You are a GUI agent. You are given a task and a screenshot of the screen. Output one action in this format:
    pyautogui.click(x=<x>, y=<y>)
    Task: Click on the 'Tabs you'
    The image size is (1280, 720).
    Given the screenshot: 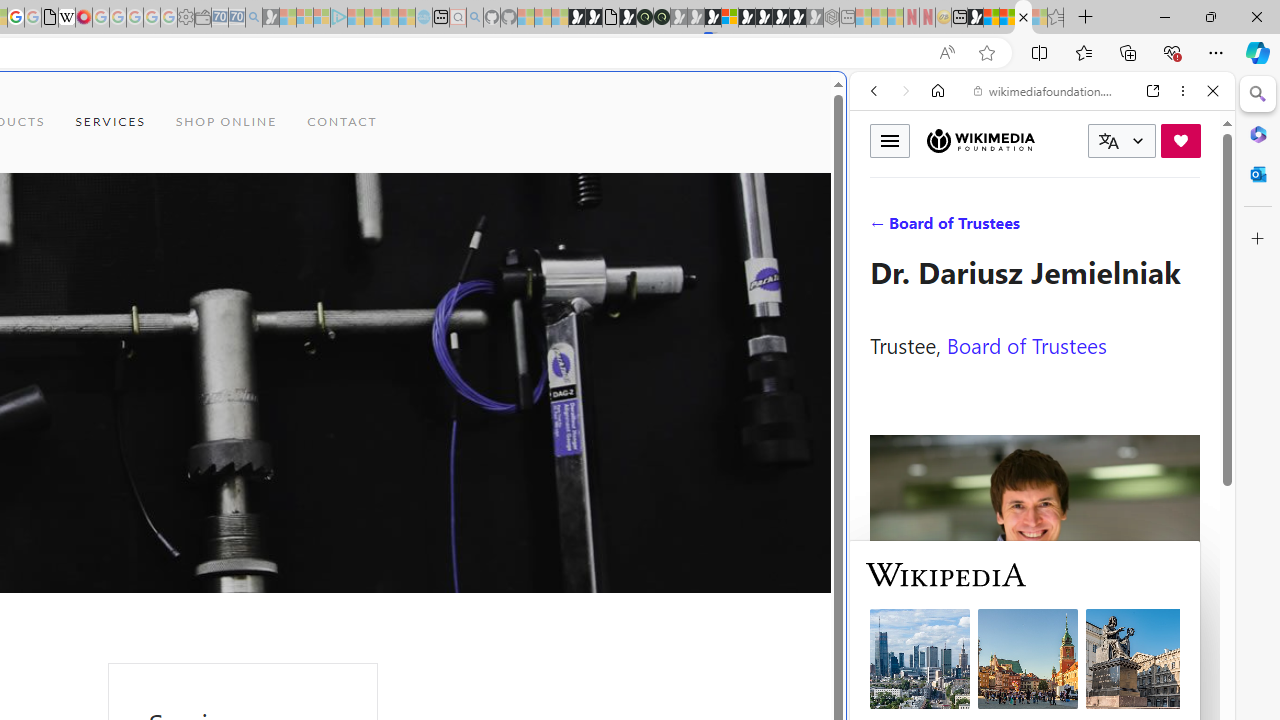 What is the action you would take?
    pyautogui.click(x=276, y=265)
    